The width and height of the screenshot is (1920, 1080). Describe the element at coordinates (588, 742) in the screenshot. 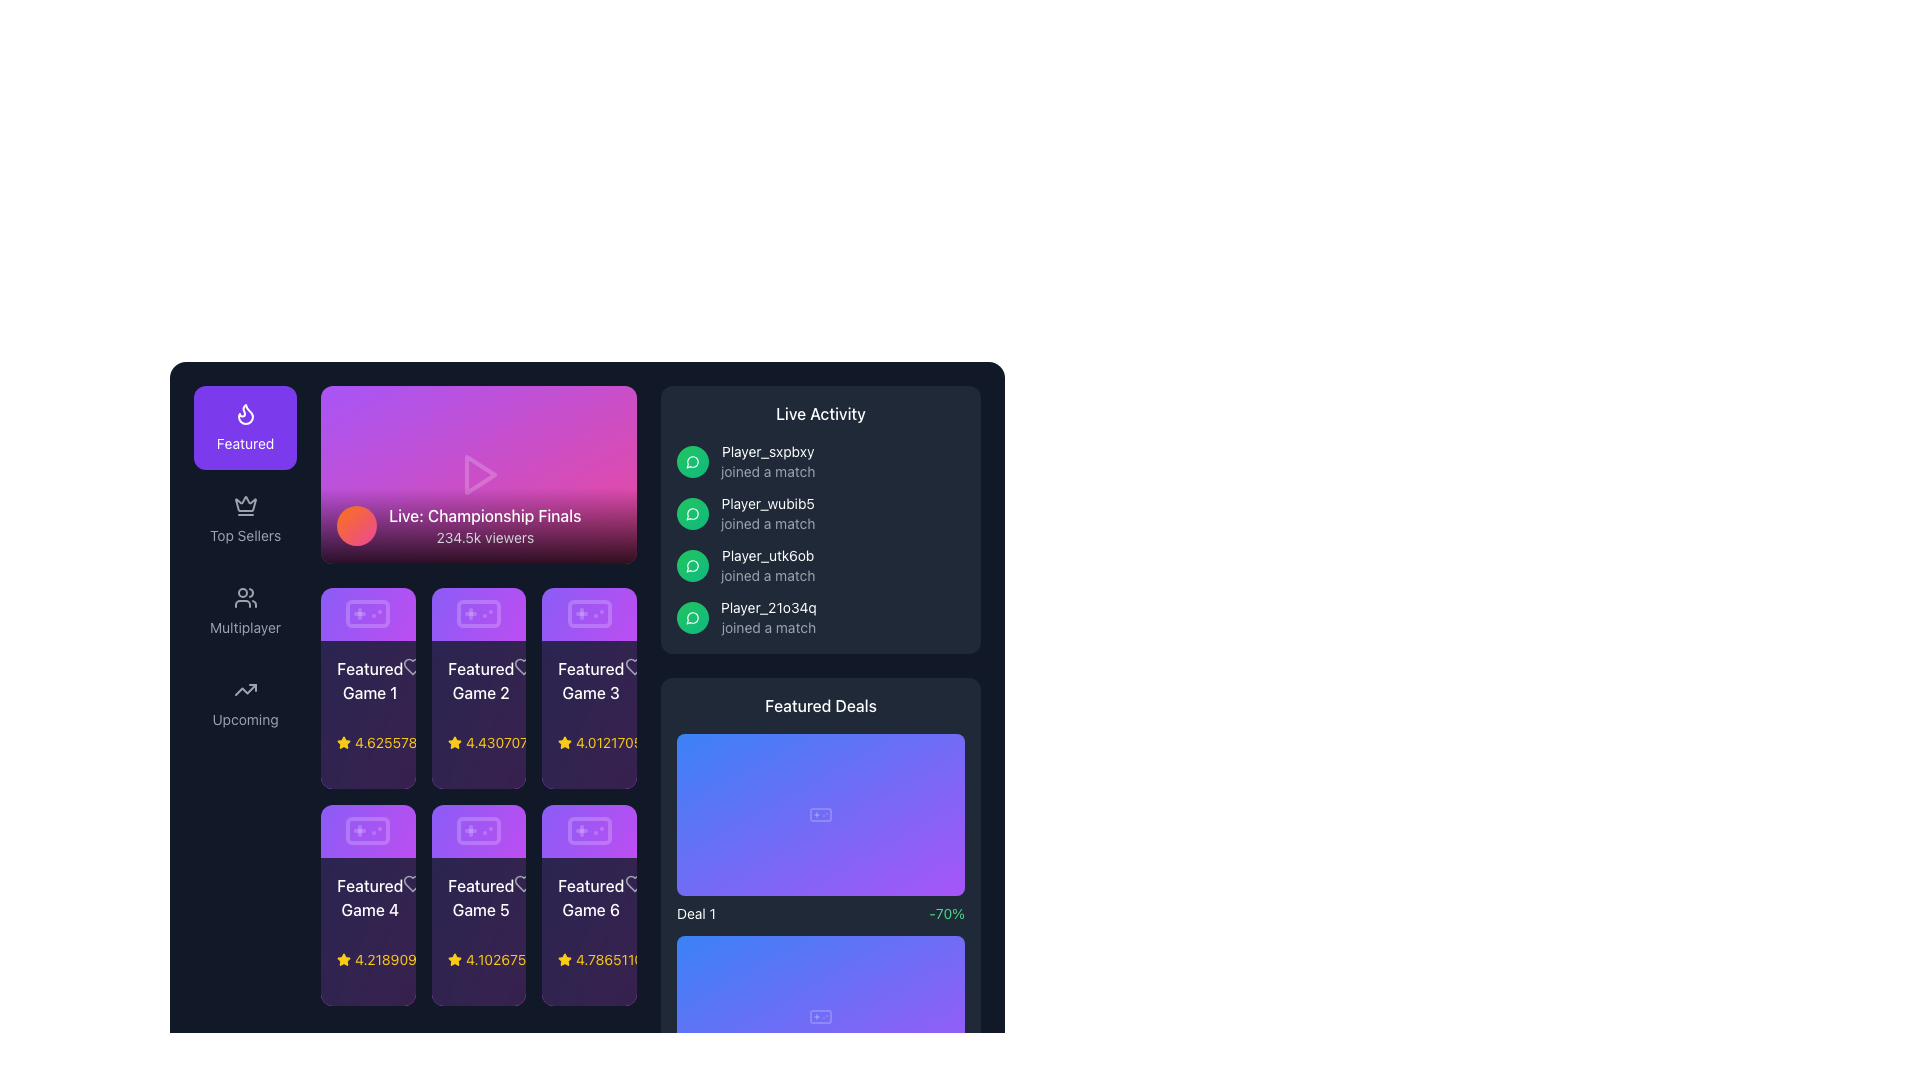

I see `the text label displaying '4.012170588817811â¢ 12085 online$31.99' located below the title 'Featured Game 3' in the featured games layout` at that location.